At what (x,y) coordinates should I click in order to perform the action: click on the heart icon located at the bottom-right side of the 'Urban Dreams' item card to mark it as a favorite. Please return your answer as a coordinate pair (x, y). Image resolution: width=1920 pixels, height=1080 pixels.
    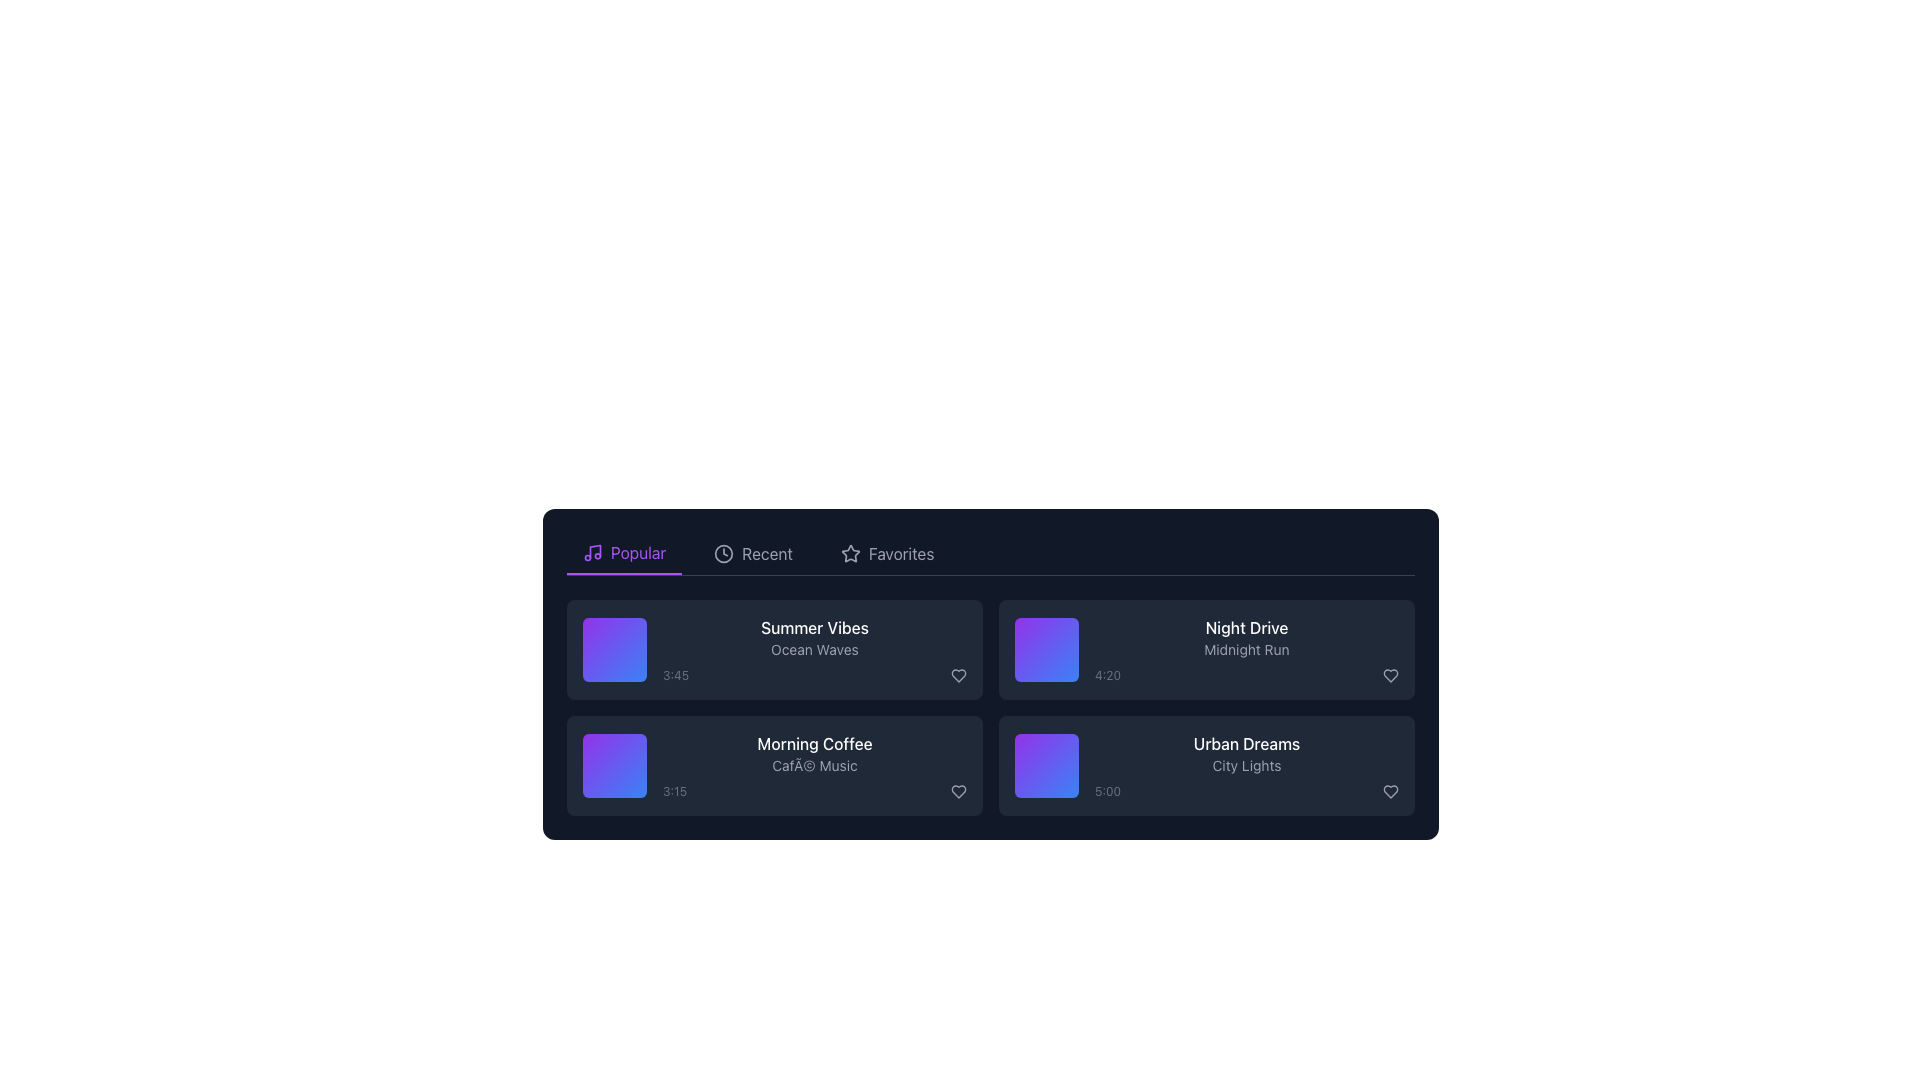
    Looking at the image, I should click on (1390, 790).